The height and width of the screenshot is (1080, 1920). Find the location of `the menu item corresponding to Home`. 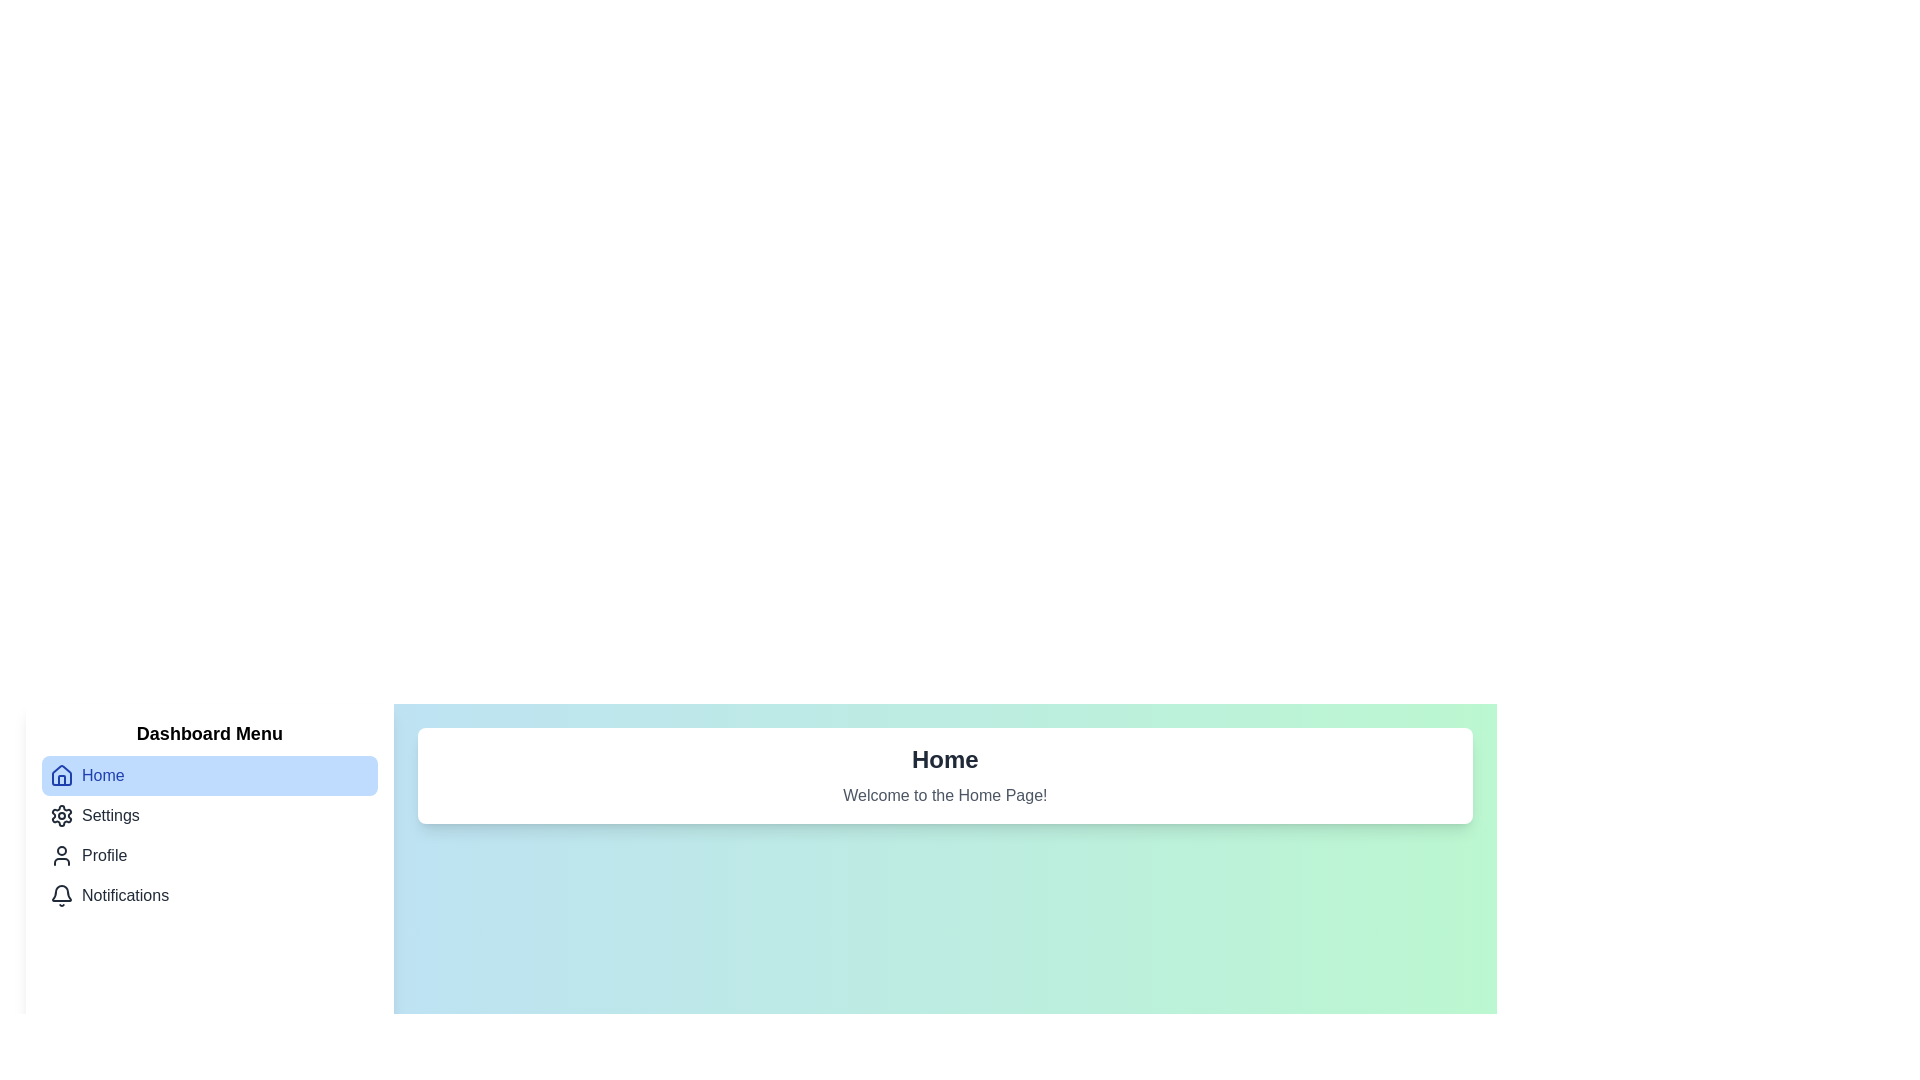

the menu item corresponding to Home is located at coordinates (209, 774).